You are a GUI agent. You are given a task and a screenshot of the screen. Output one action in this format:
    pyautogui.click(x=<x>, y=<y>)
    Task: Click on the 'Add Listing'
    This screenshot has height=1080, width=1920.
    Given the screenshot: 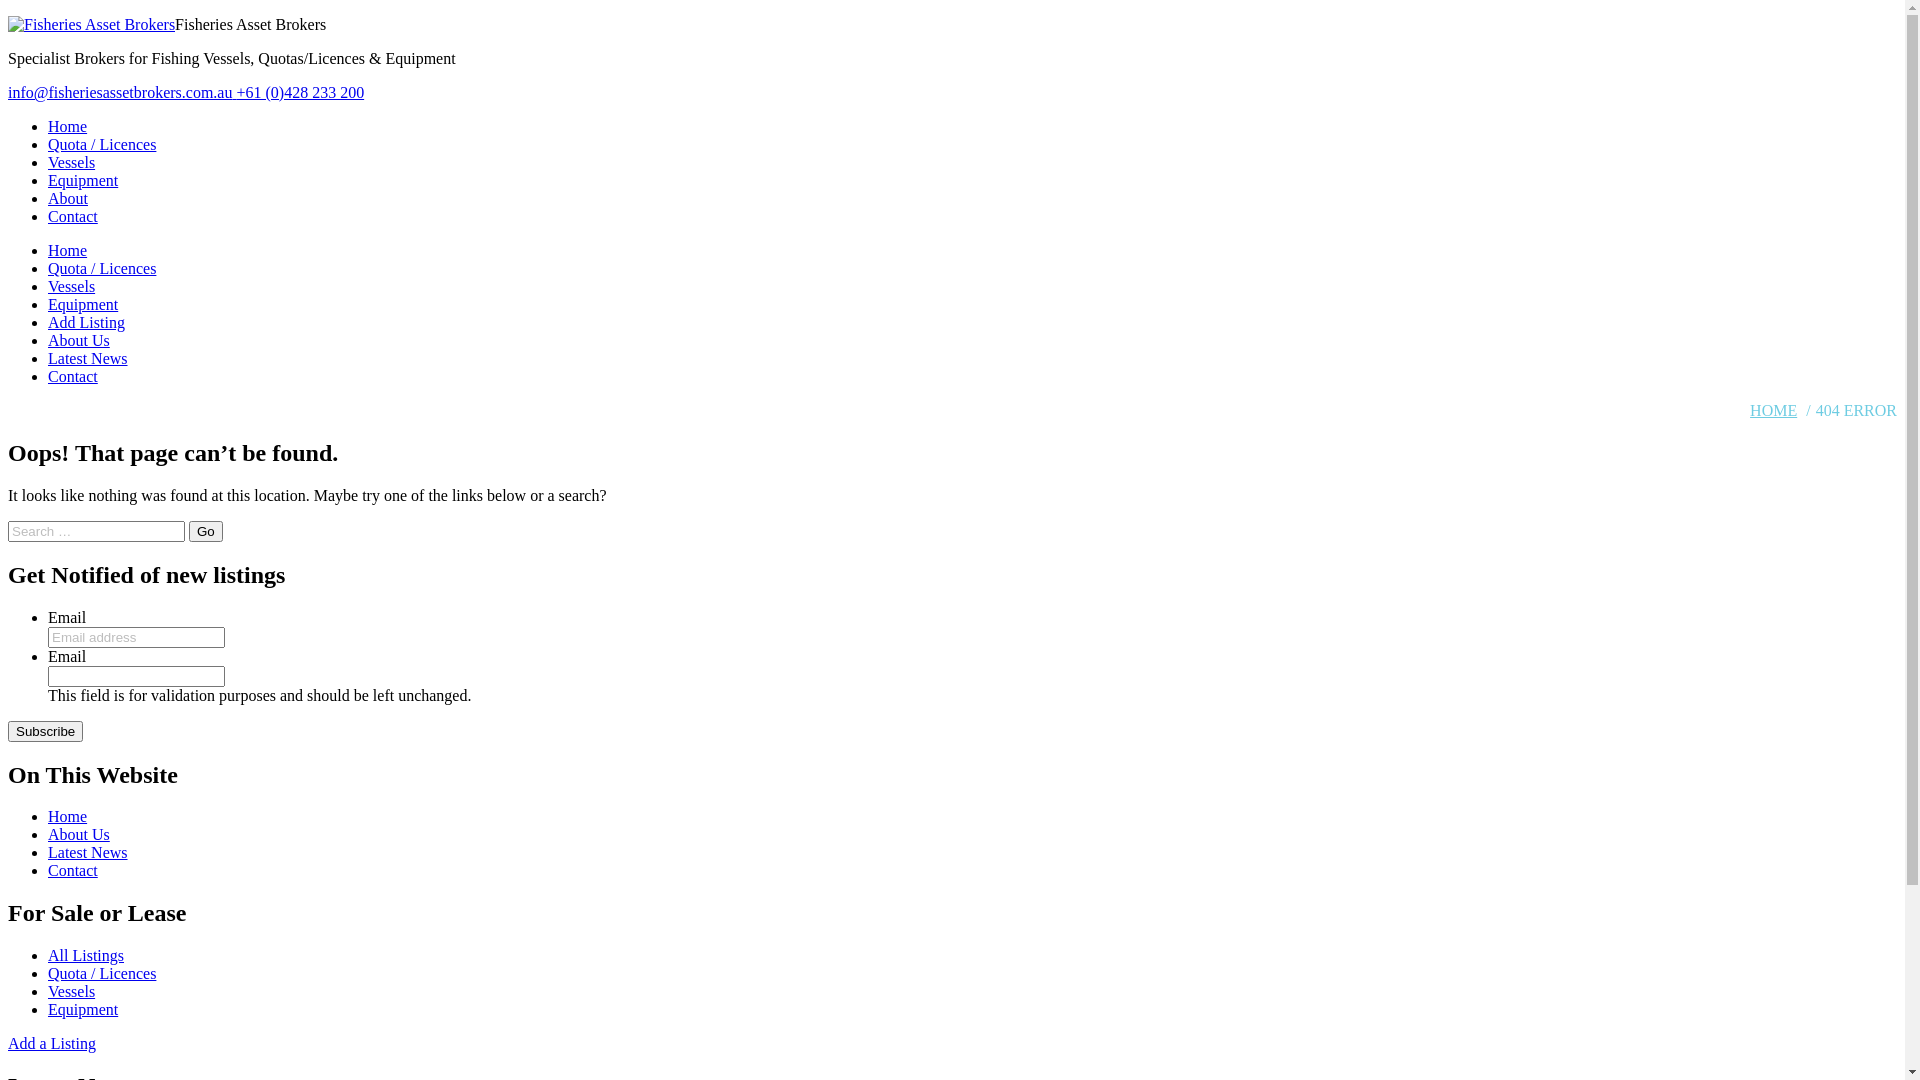 What is the action you would take?
    pyautogui.click(x=48, y=321)
    